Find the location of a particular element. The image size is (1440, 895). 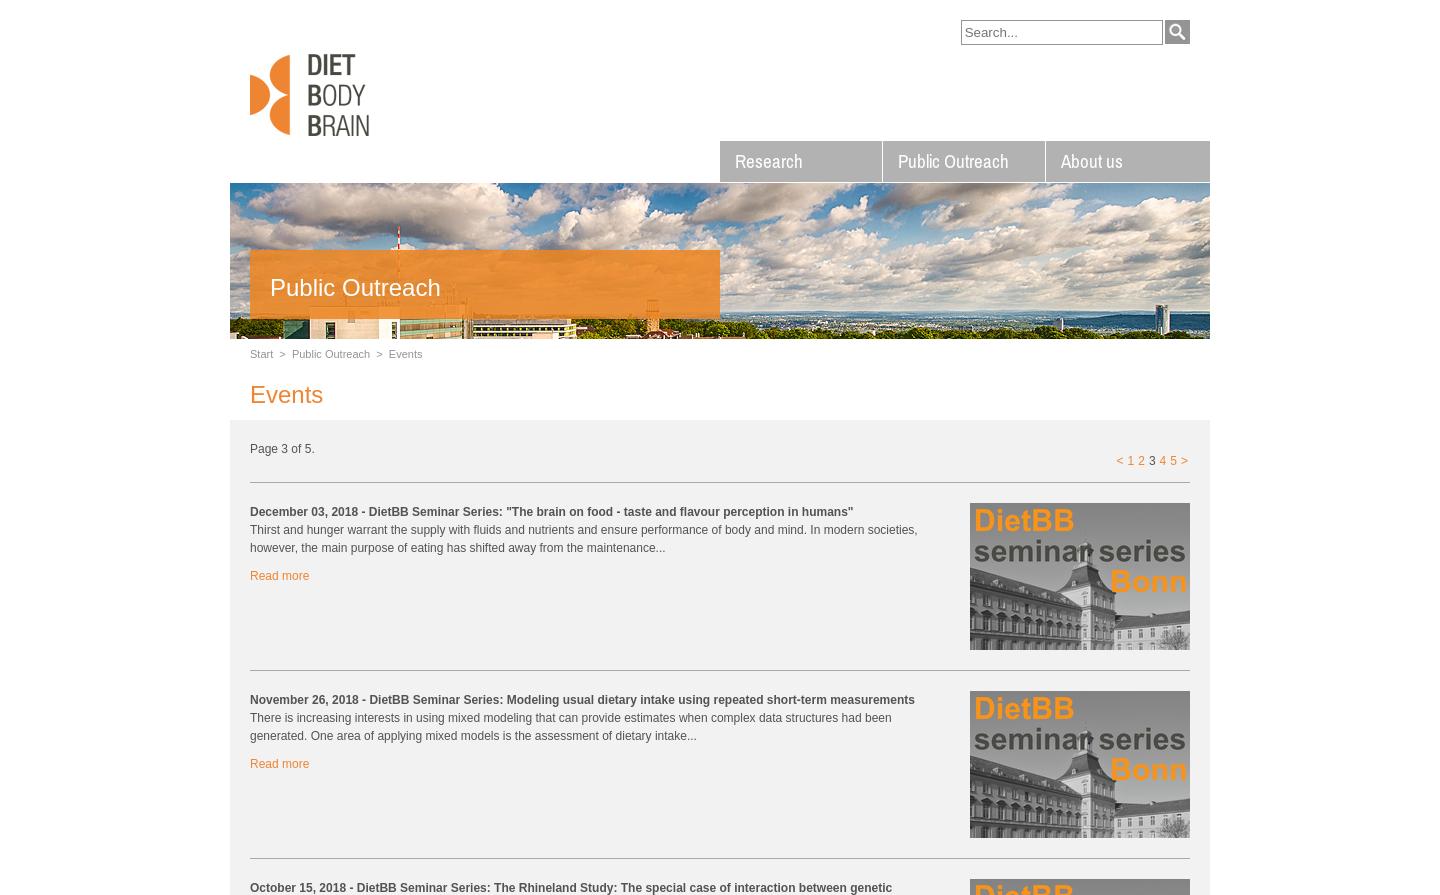

'November 26, 2018' is located at coordinates (306, 697).